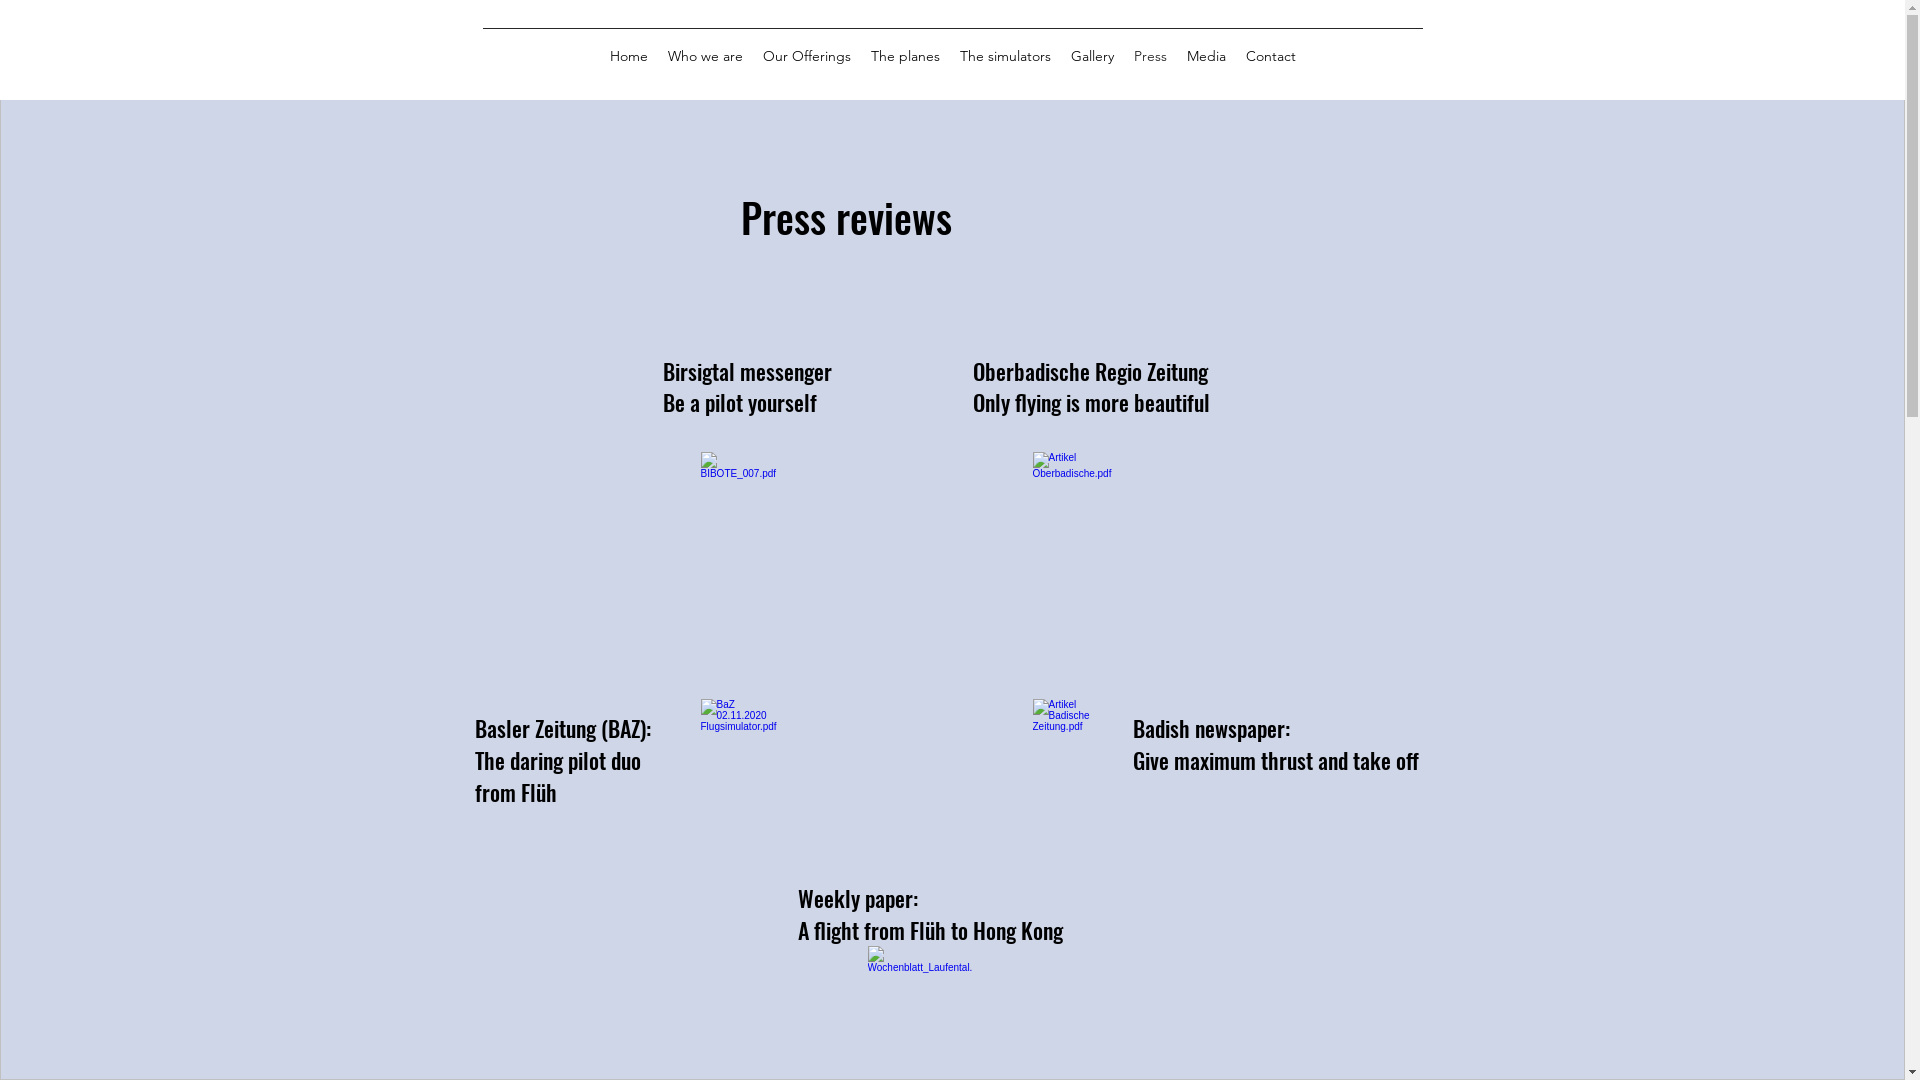 This screenshot has height=1080, width=1920. I want to click on 'Artikel Badische Zeitung.pdf', so click(1072, 767).